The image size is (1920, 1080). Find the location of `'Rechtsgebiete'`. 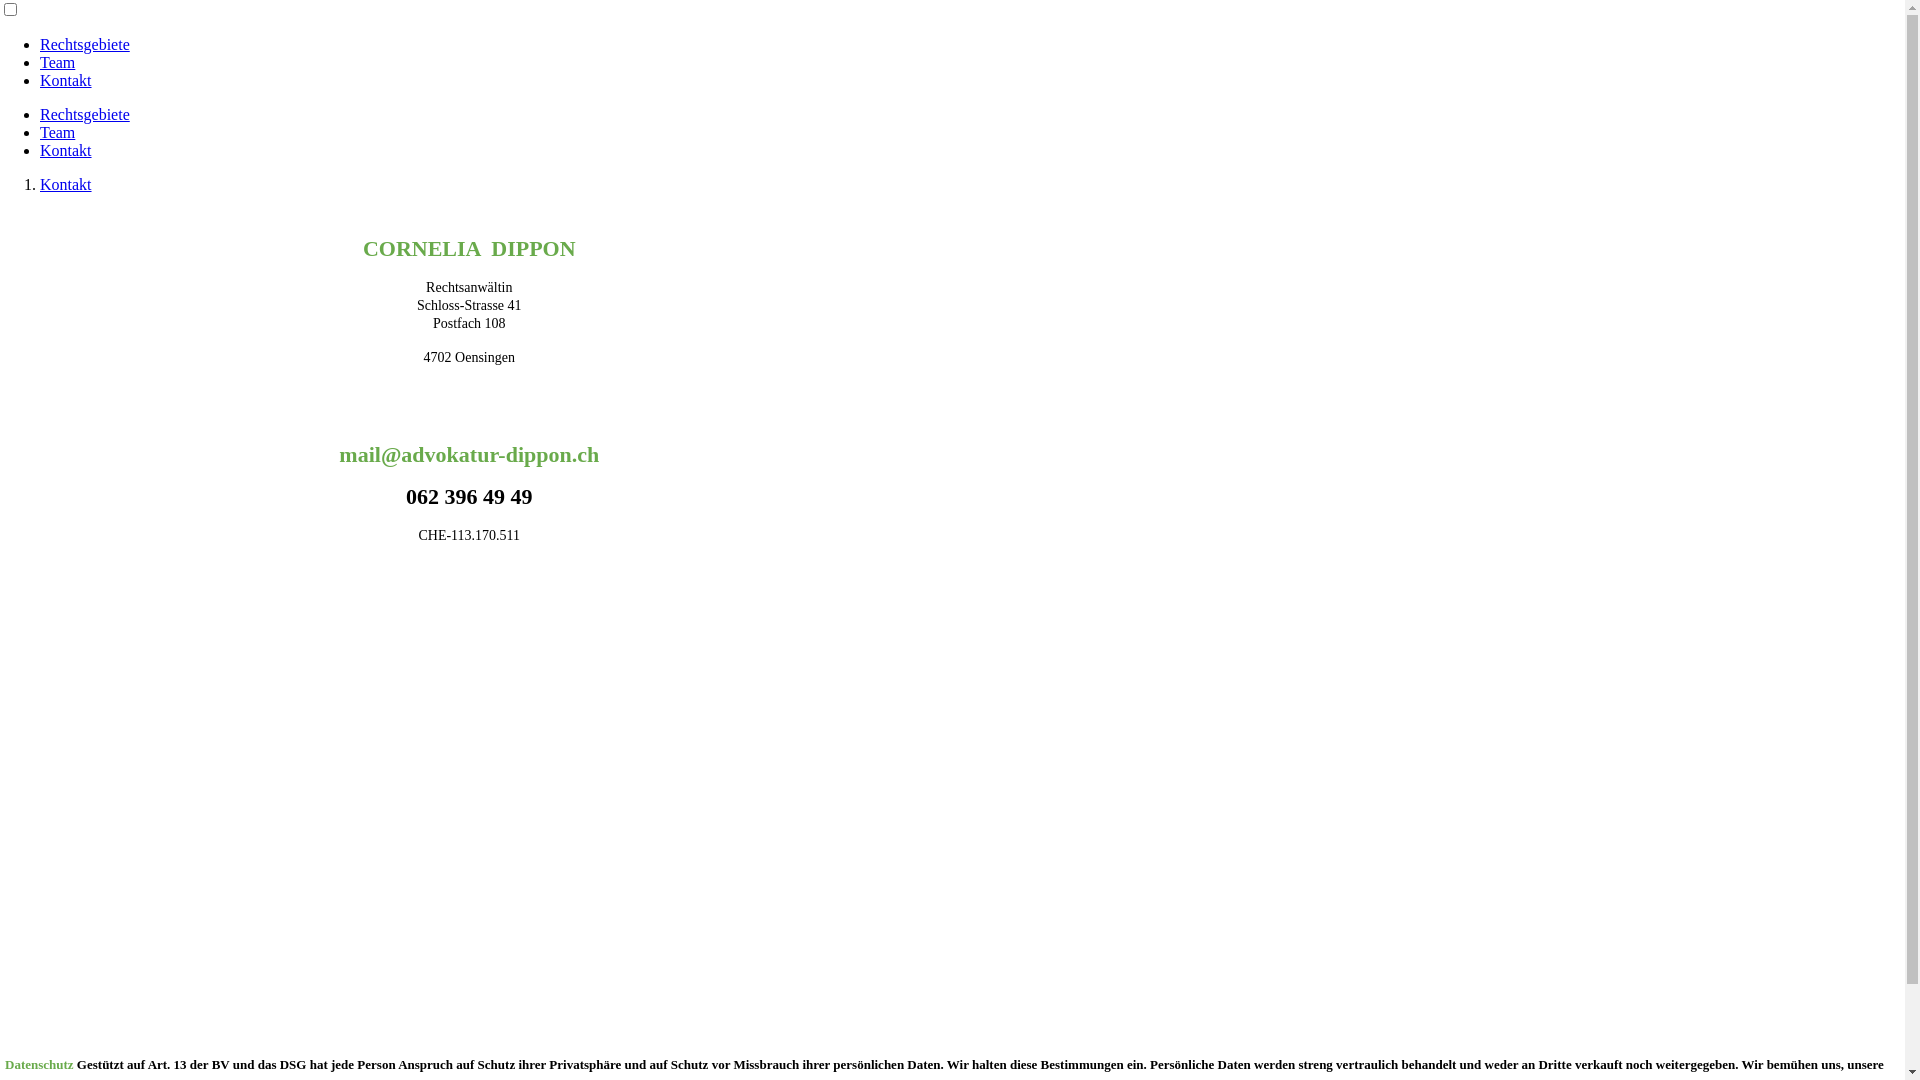

'Rechtsgebiete' is located at coordinates (84, 114).